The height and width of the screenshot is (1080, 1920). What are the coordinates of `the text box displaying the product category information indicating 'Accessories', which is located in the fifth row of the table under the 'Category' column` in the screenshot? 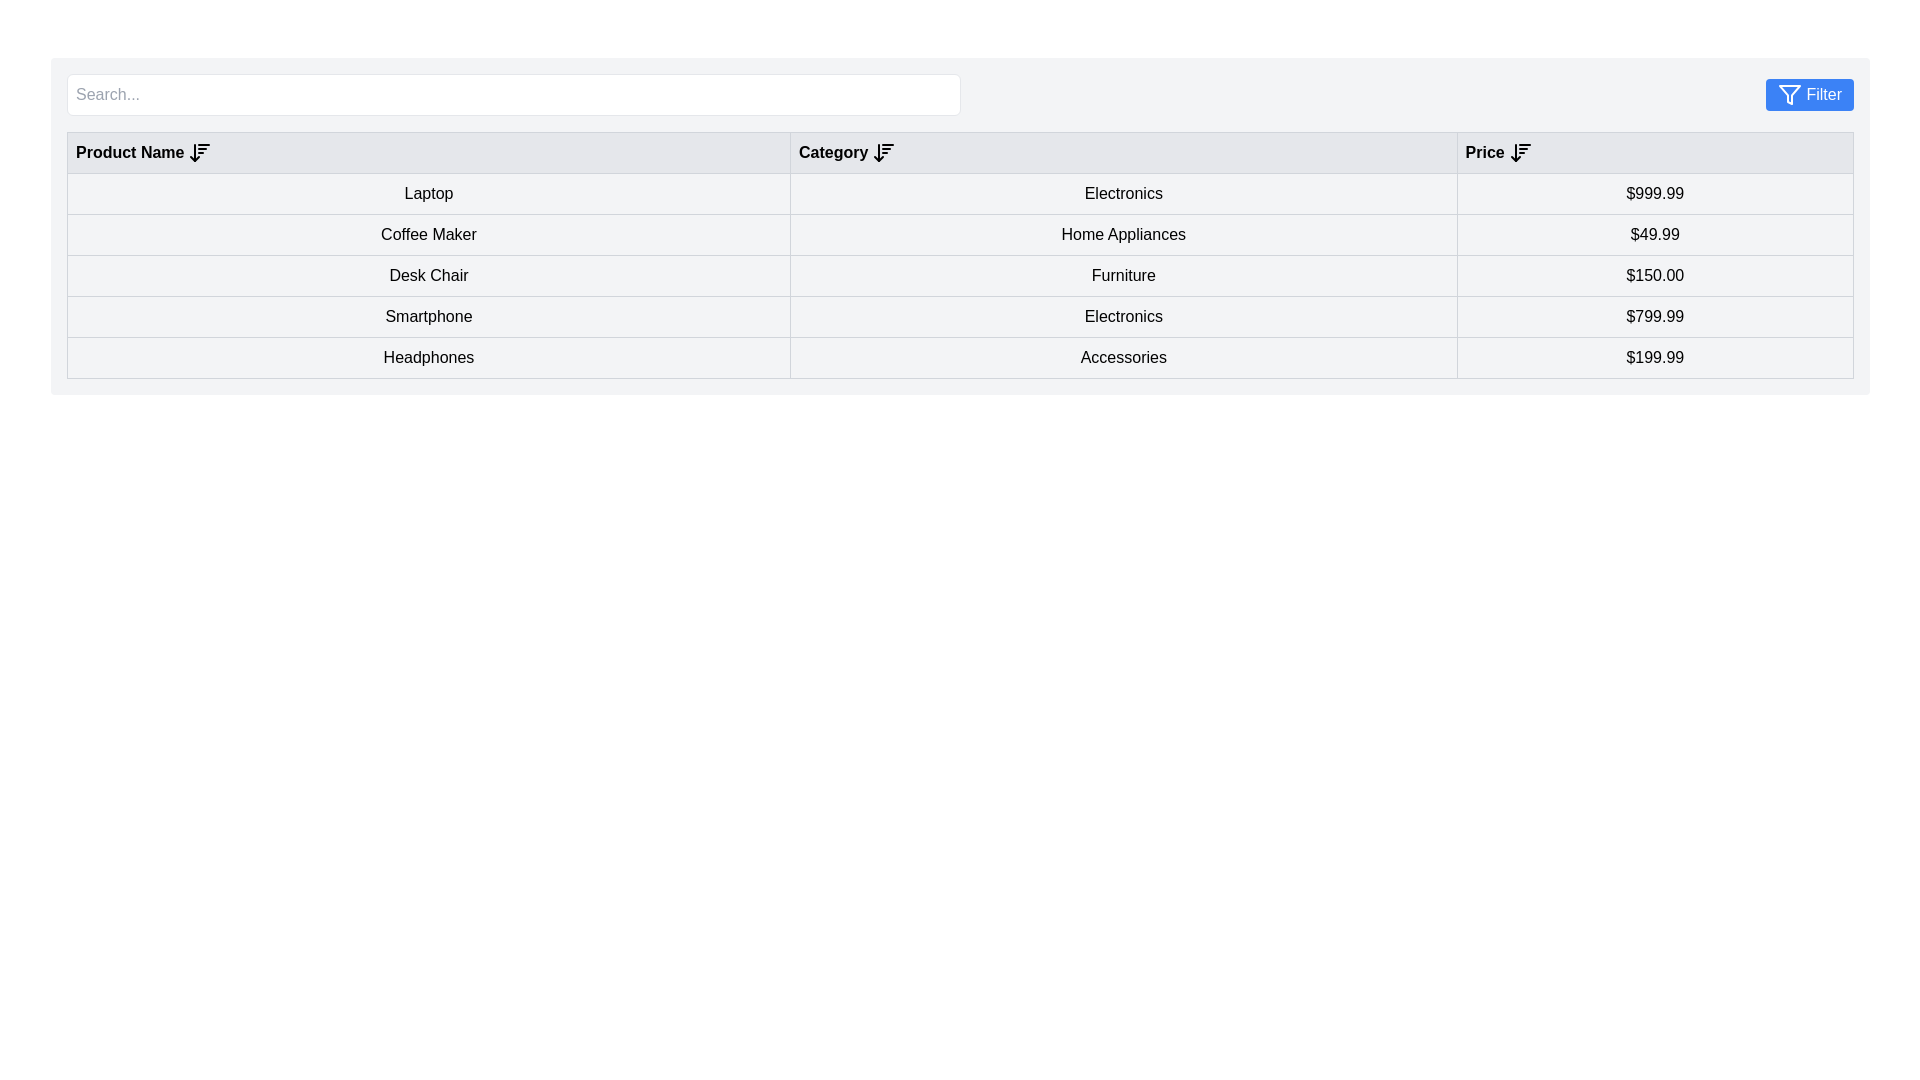 It's located at (1123, 357).